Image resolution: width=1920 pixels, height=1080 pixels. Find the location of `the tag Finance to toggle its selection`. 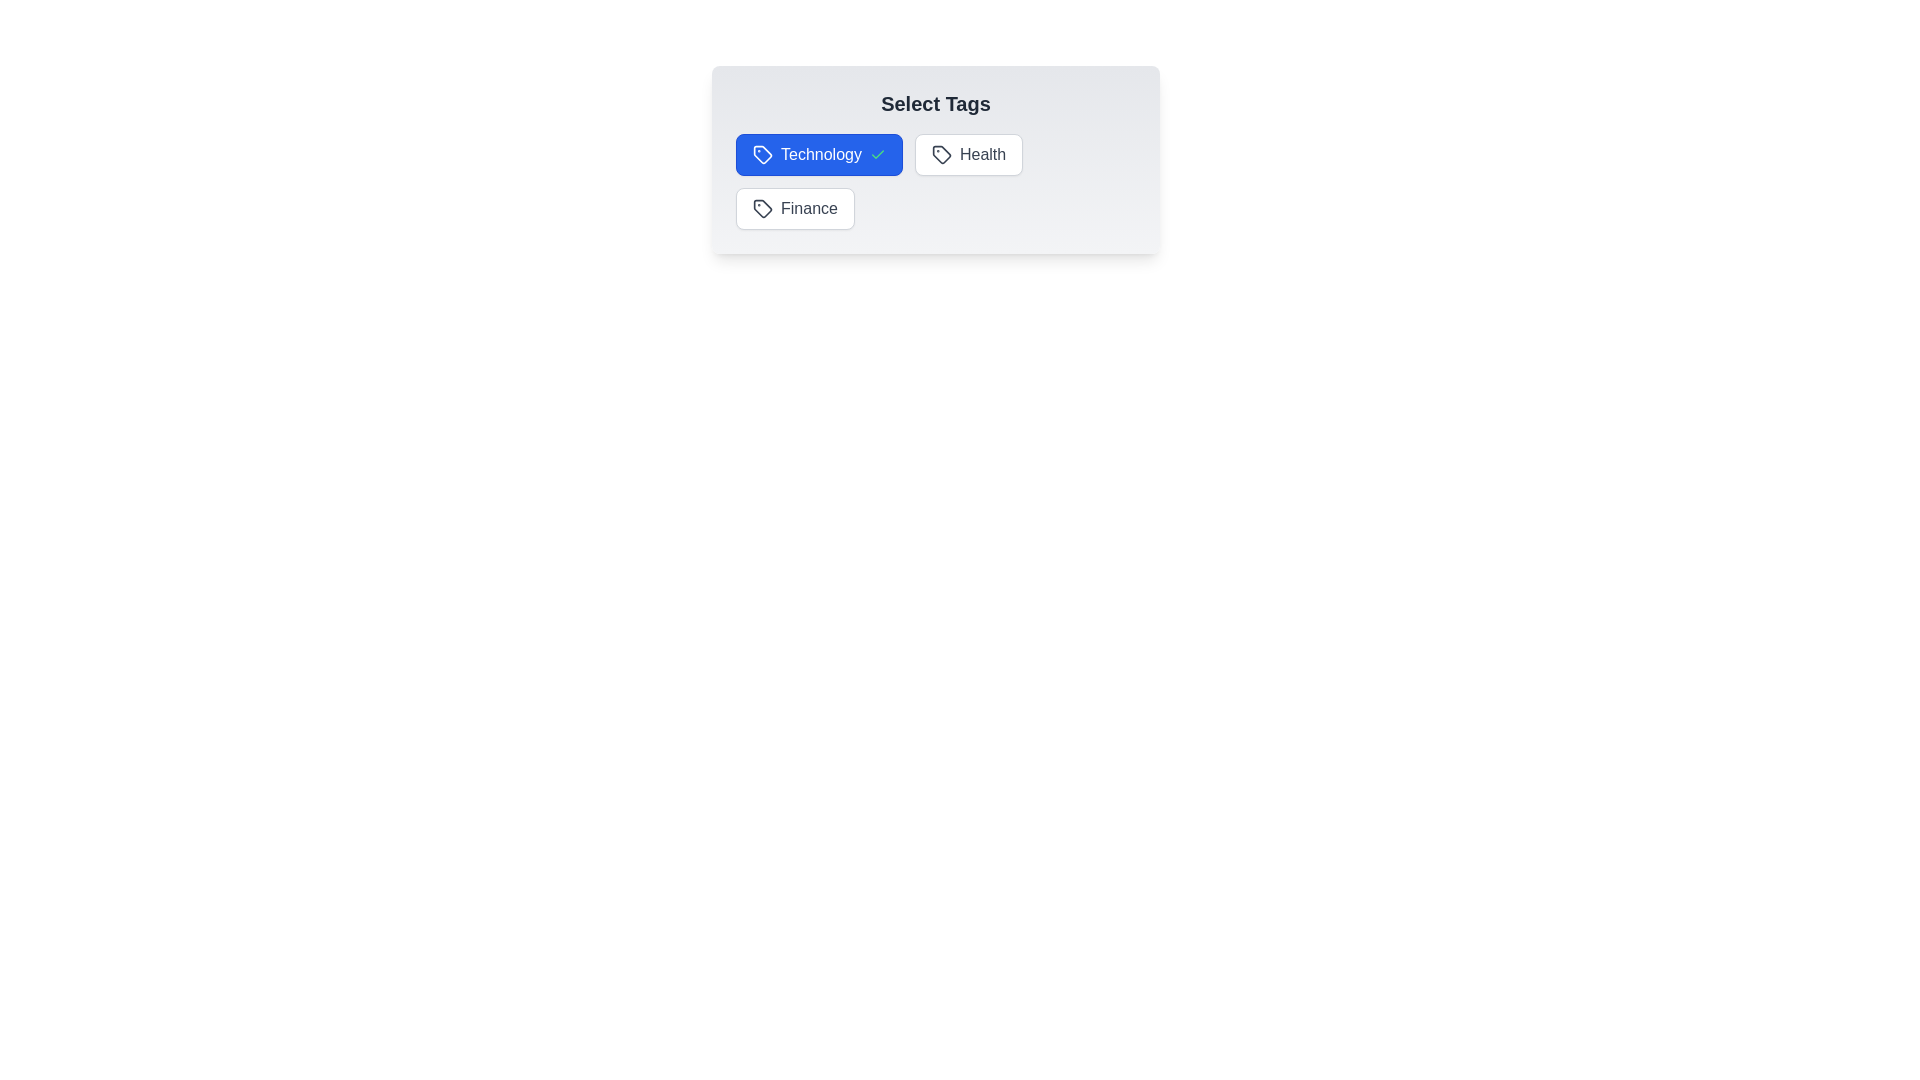

the tag Finance to toggle its selection is located at coordinates (794, 208).